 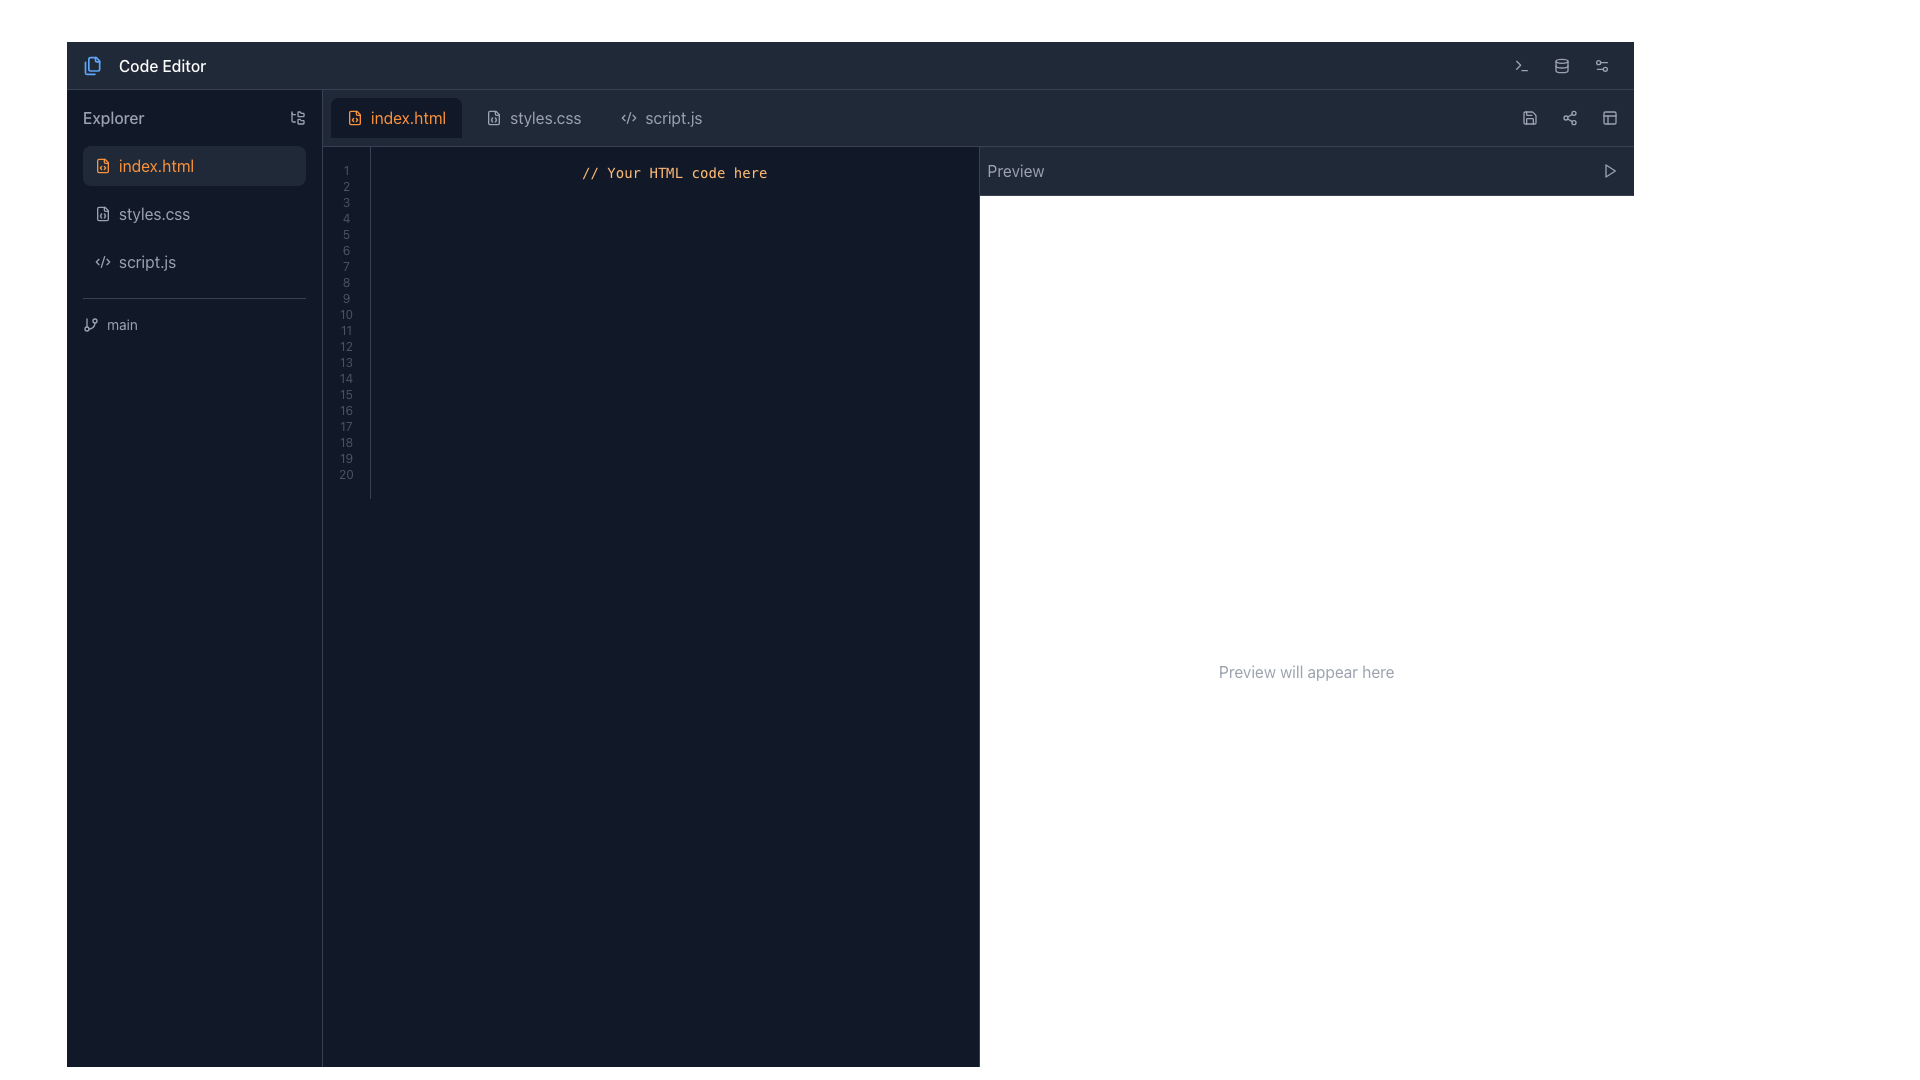 I want to click on the 'index.html' tab, so click(x=978, y=118).